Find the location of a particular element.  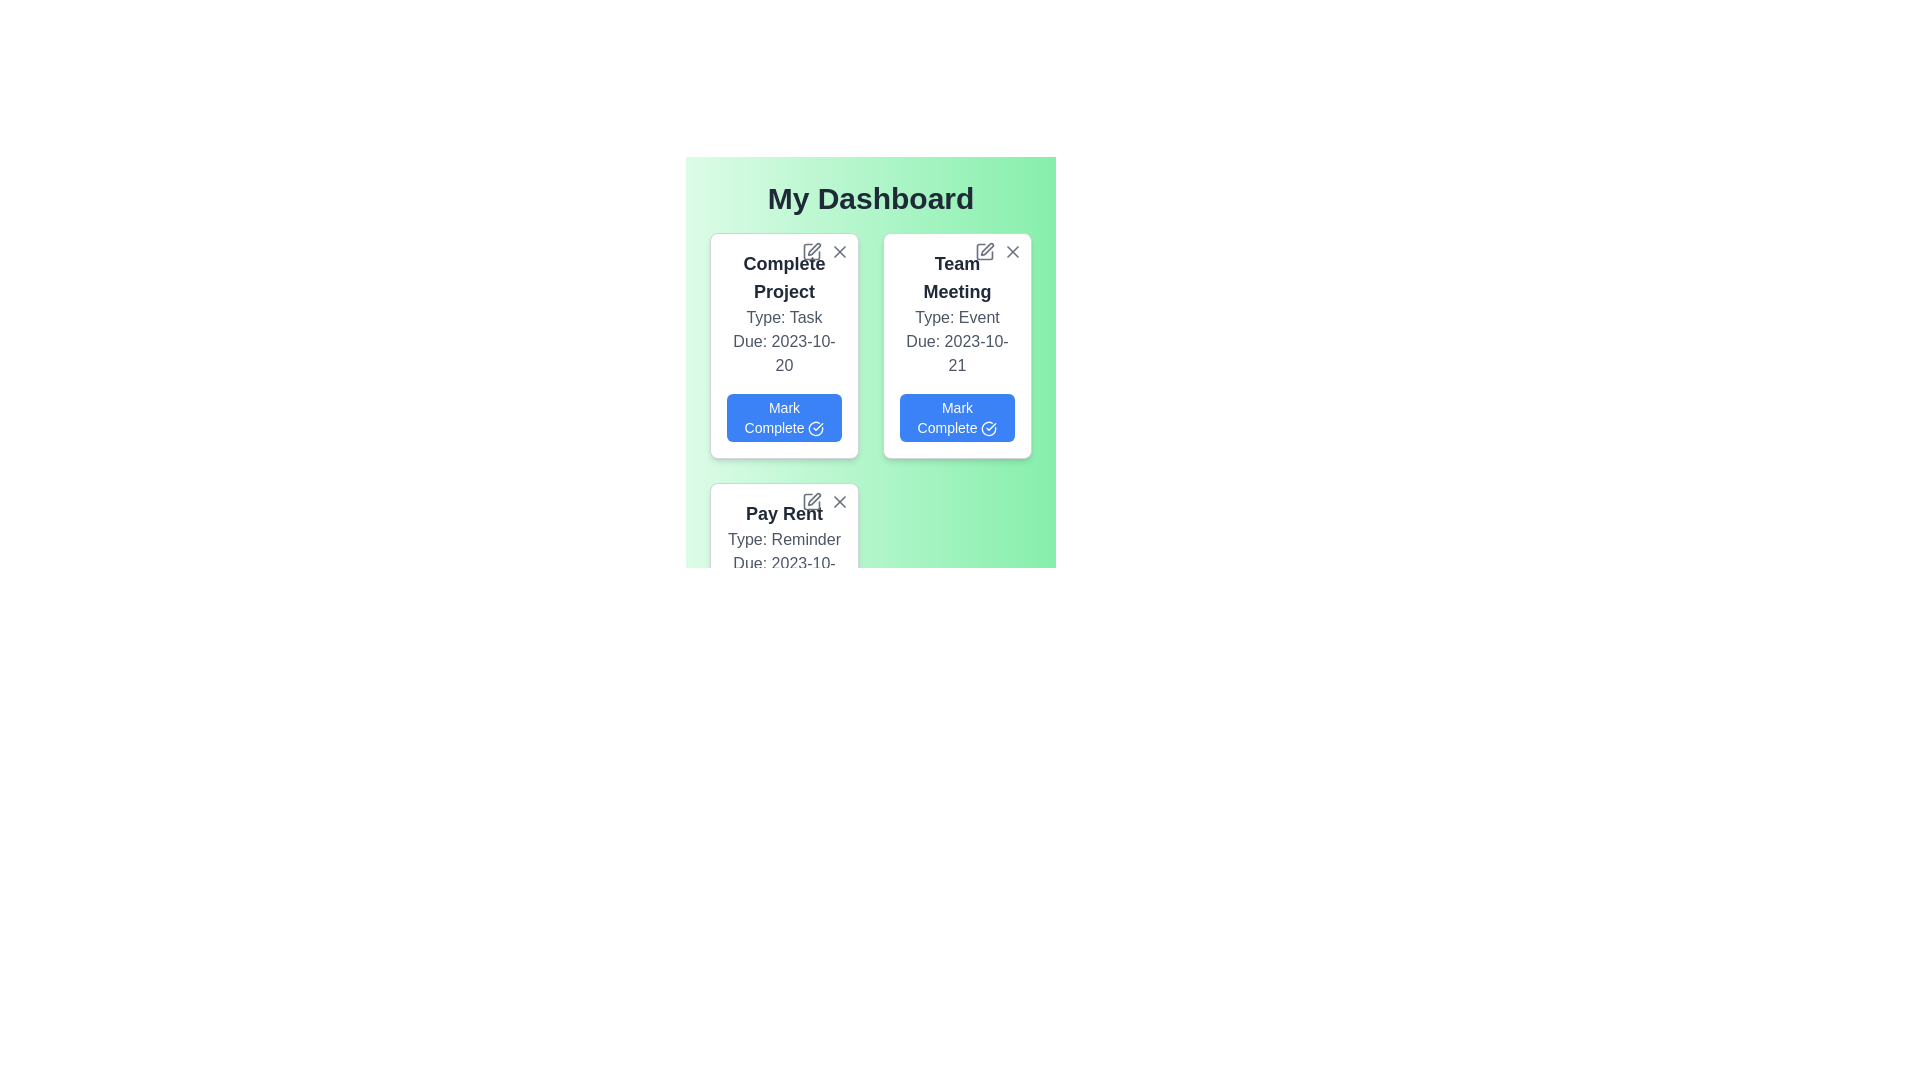

the edit button located at the top-right of the 'Complete Project' card, which is the first item in its control group is located at coordinates (811, 250).